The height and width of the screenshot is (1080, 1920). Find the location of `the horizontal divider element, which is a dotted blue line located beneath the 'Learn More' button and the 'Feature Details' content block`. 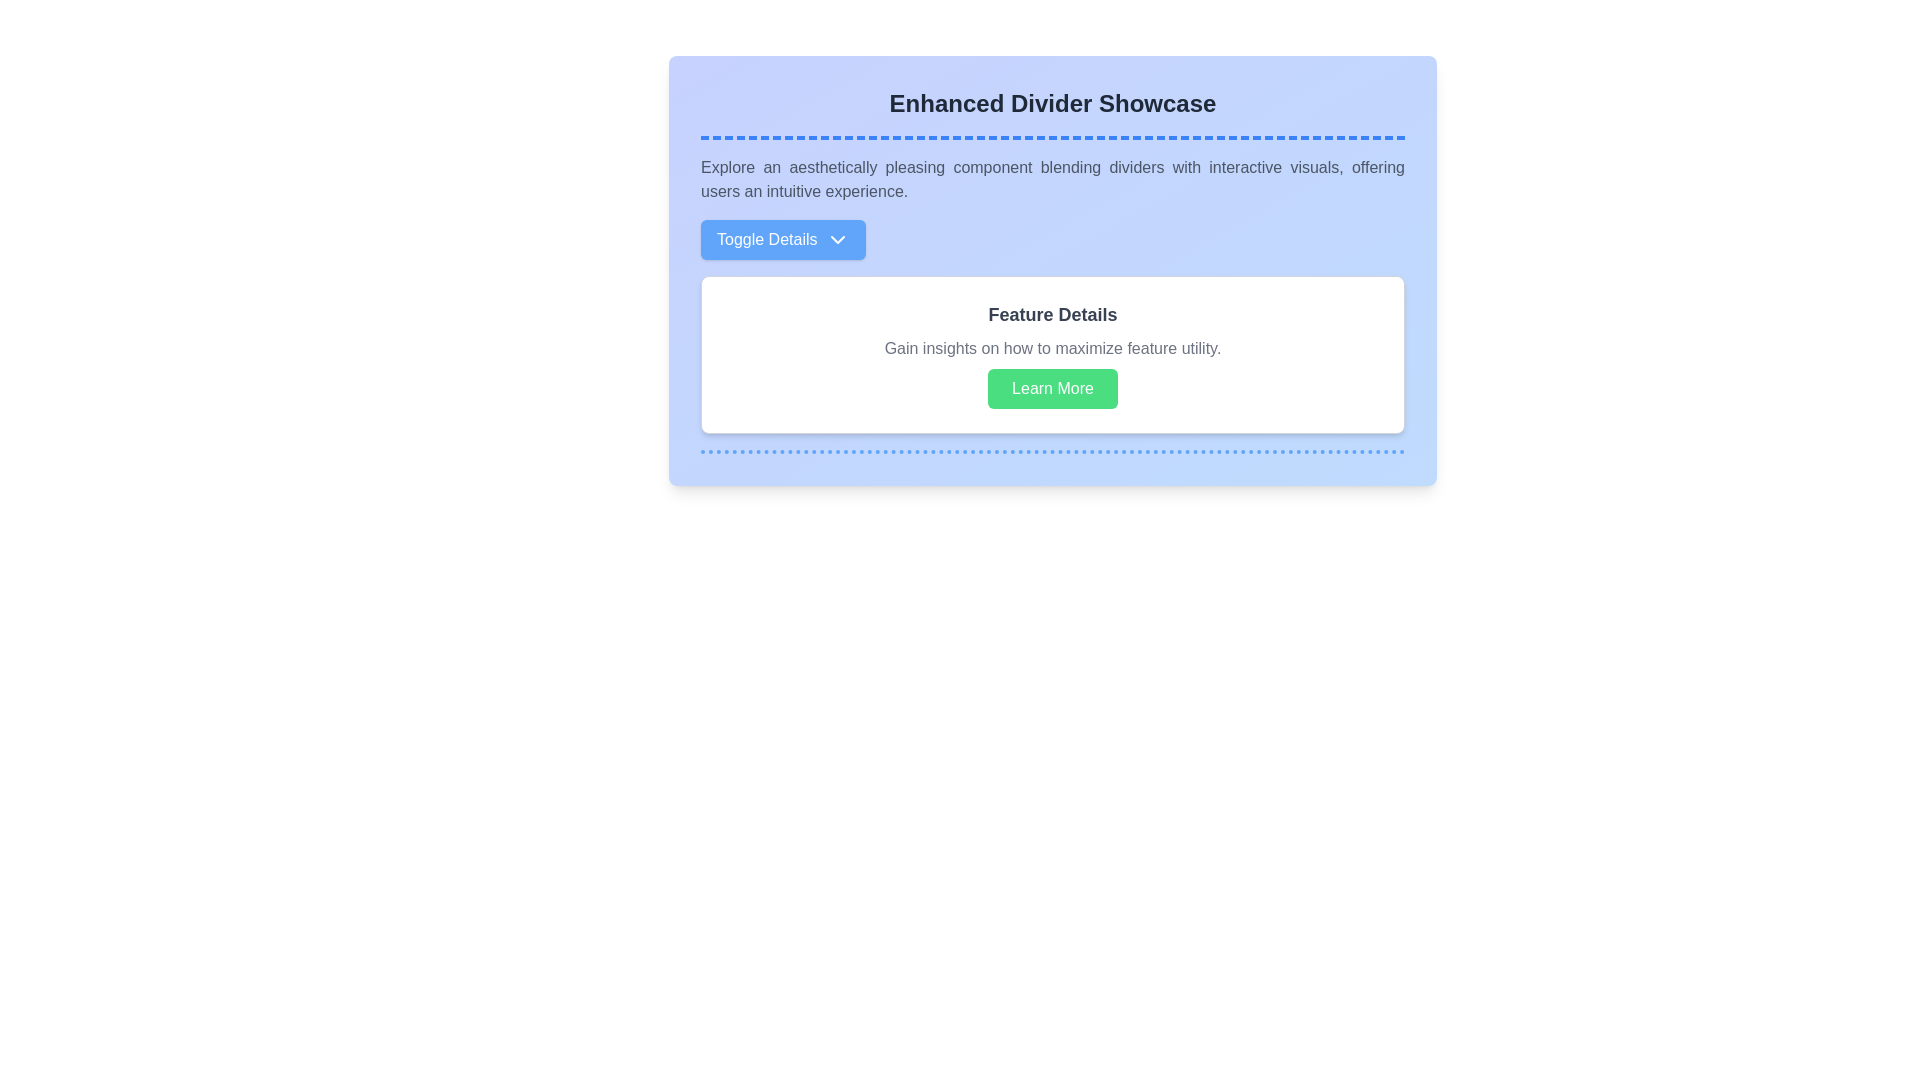

the horizontal divider element, which is a dotted blue line located beneath the 'Learn More' button and the 'Feature Details' content block is located at coordinates (1051, 451).